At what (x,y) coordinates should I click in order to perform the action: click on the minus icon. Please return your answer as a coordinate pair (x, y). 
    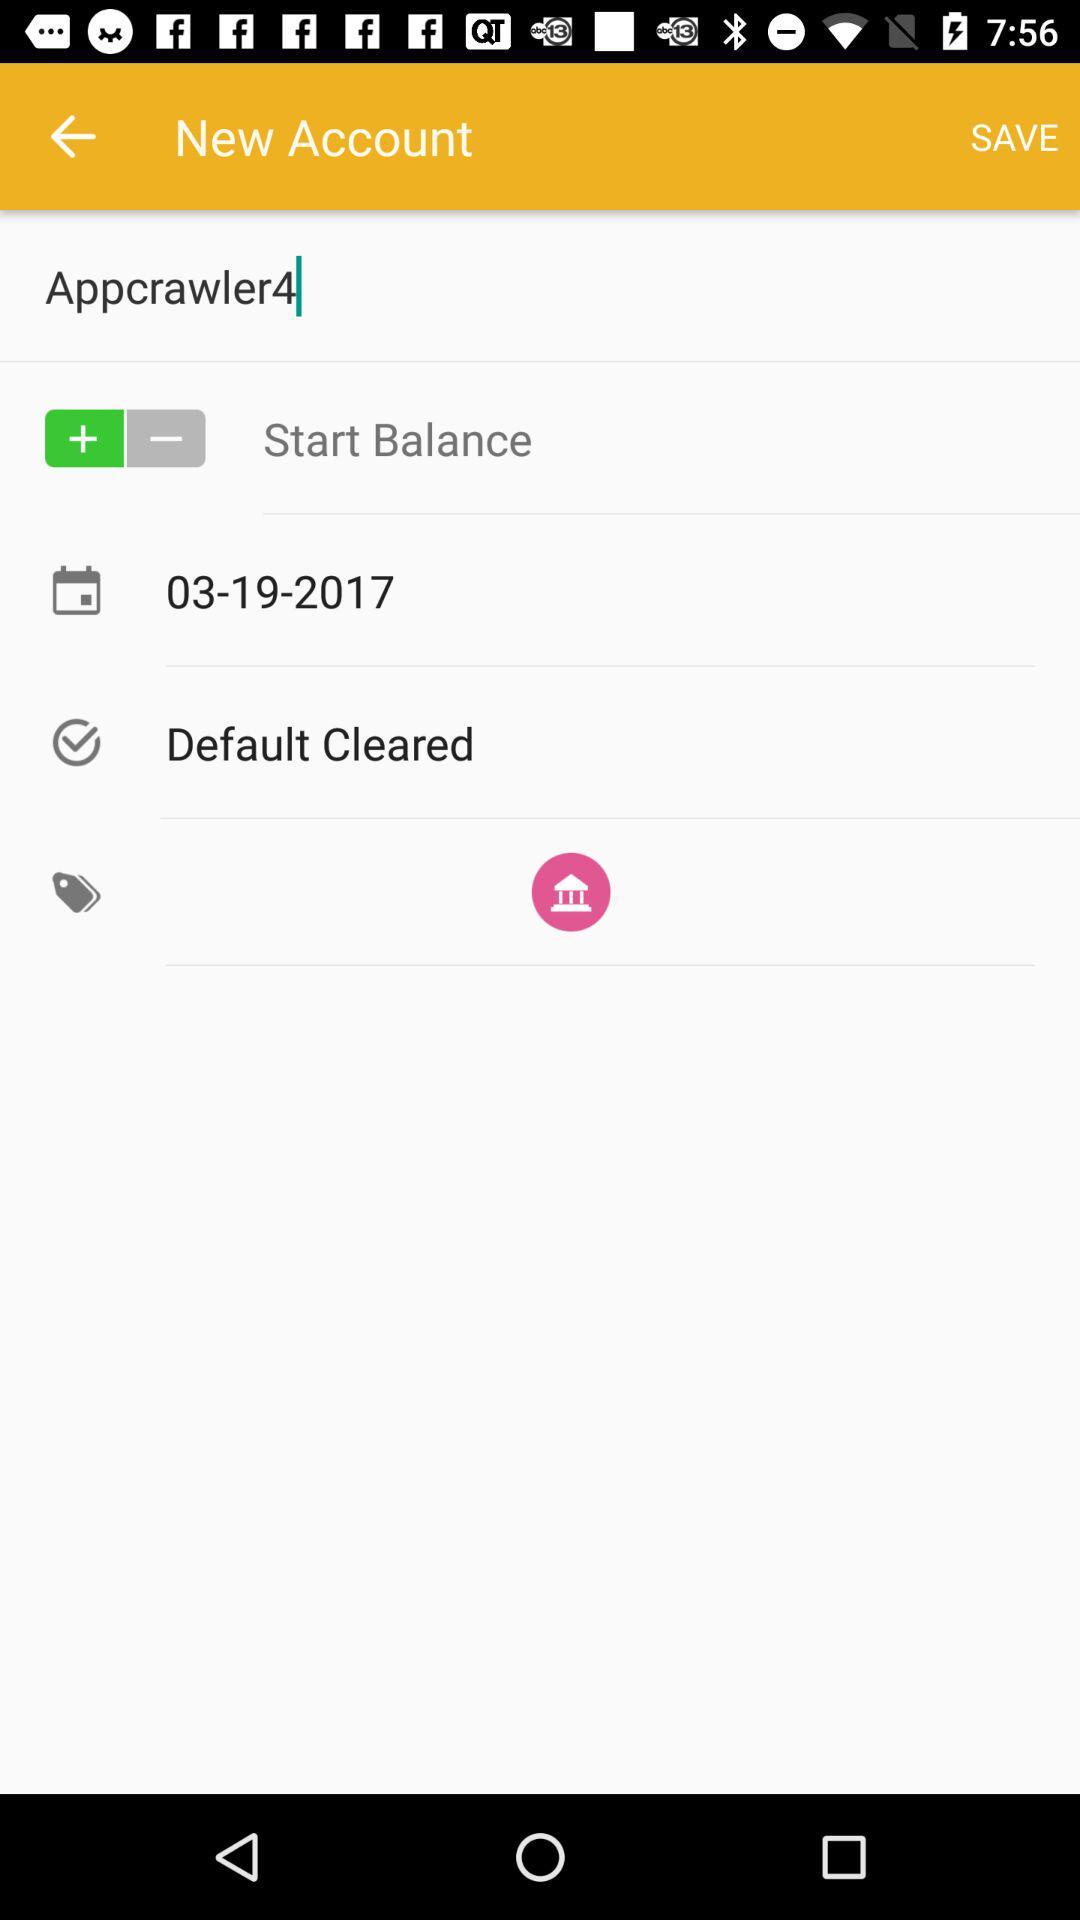
    Looking at the image, I should click on (165, 437).